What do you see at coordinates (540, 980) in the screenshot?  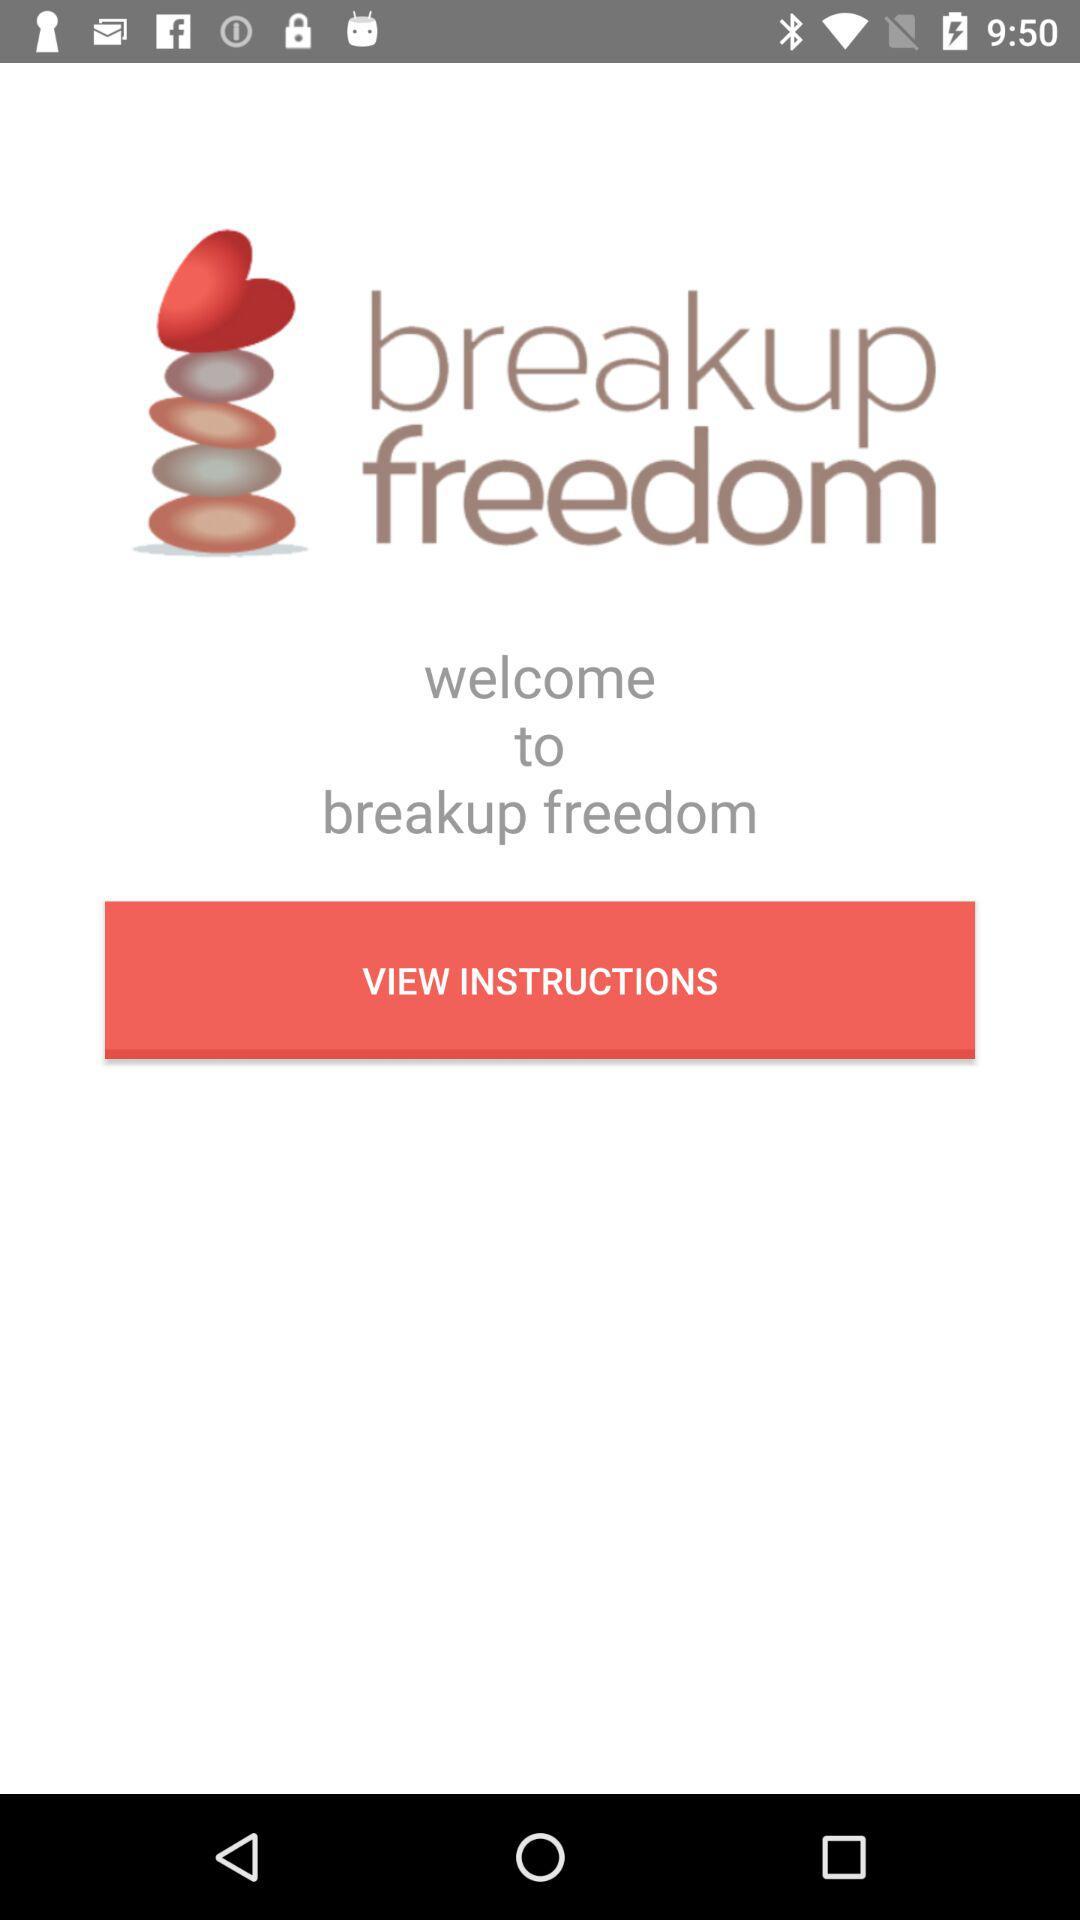 I see `icon below the welcome to breakup` at bounding box center [540, 980].